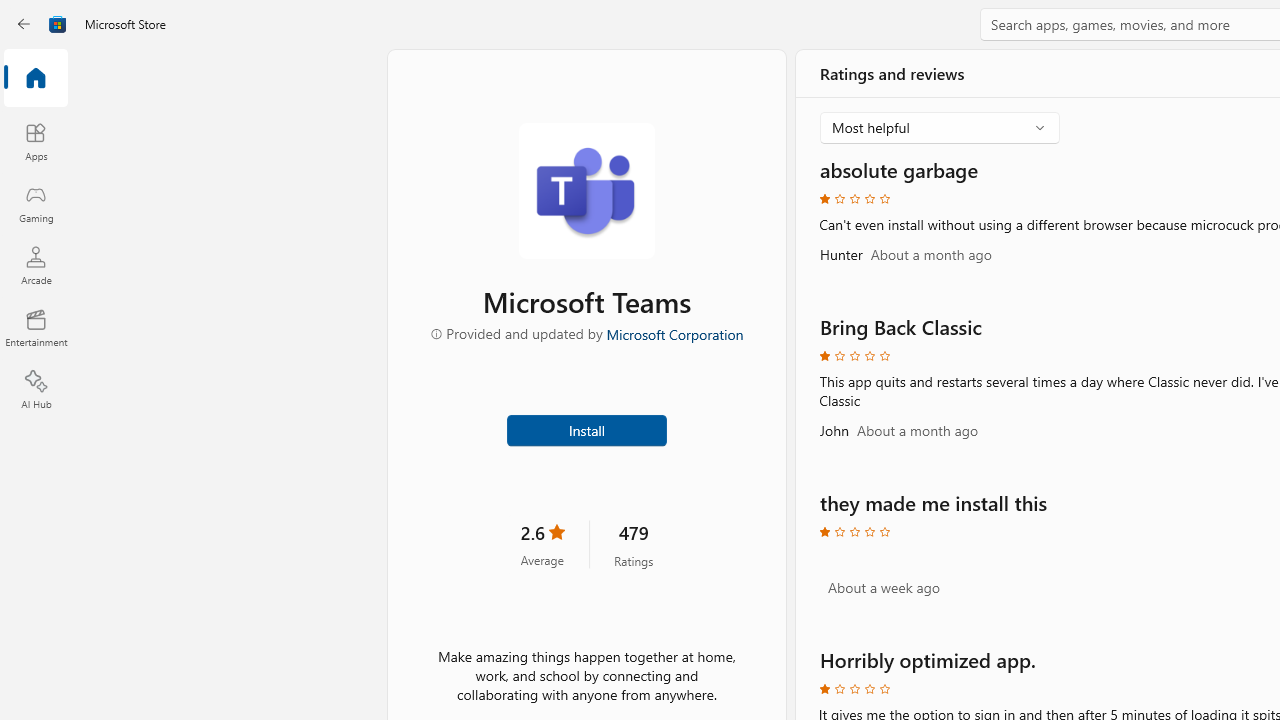 This screenshot has height=720, width=1280. I want to click on 'Home', so click(35, 78).